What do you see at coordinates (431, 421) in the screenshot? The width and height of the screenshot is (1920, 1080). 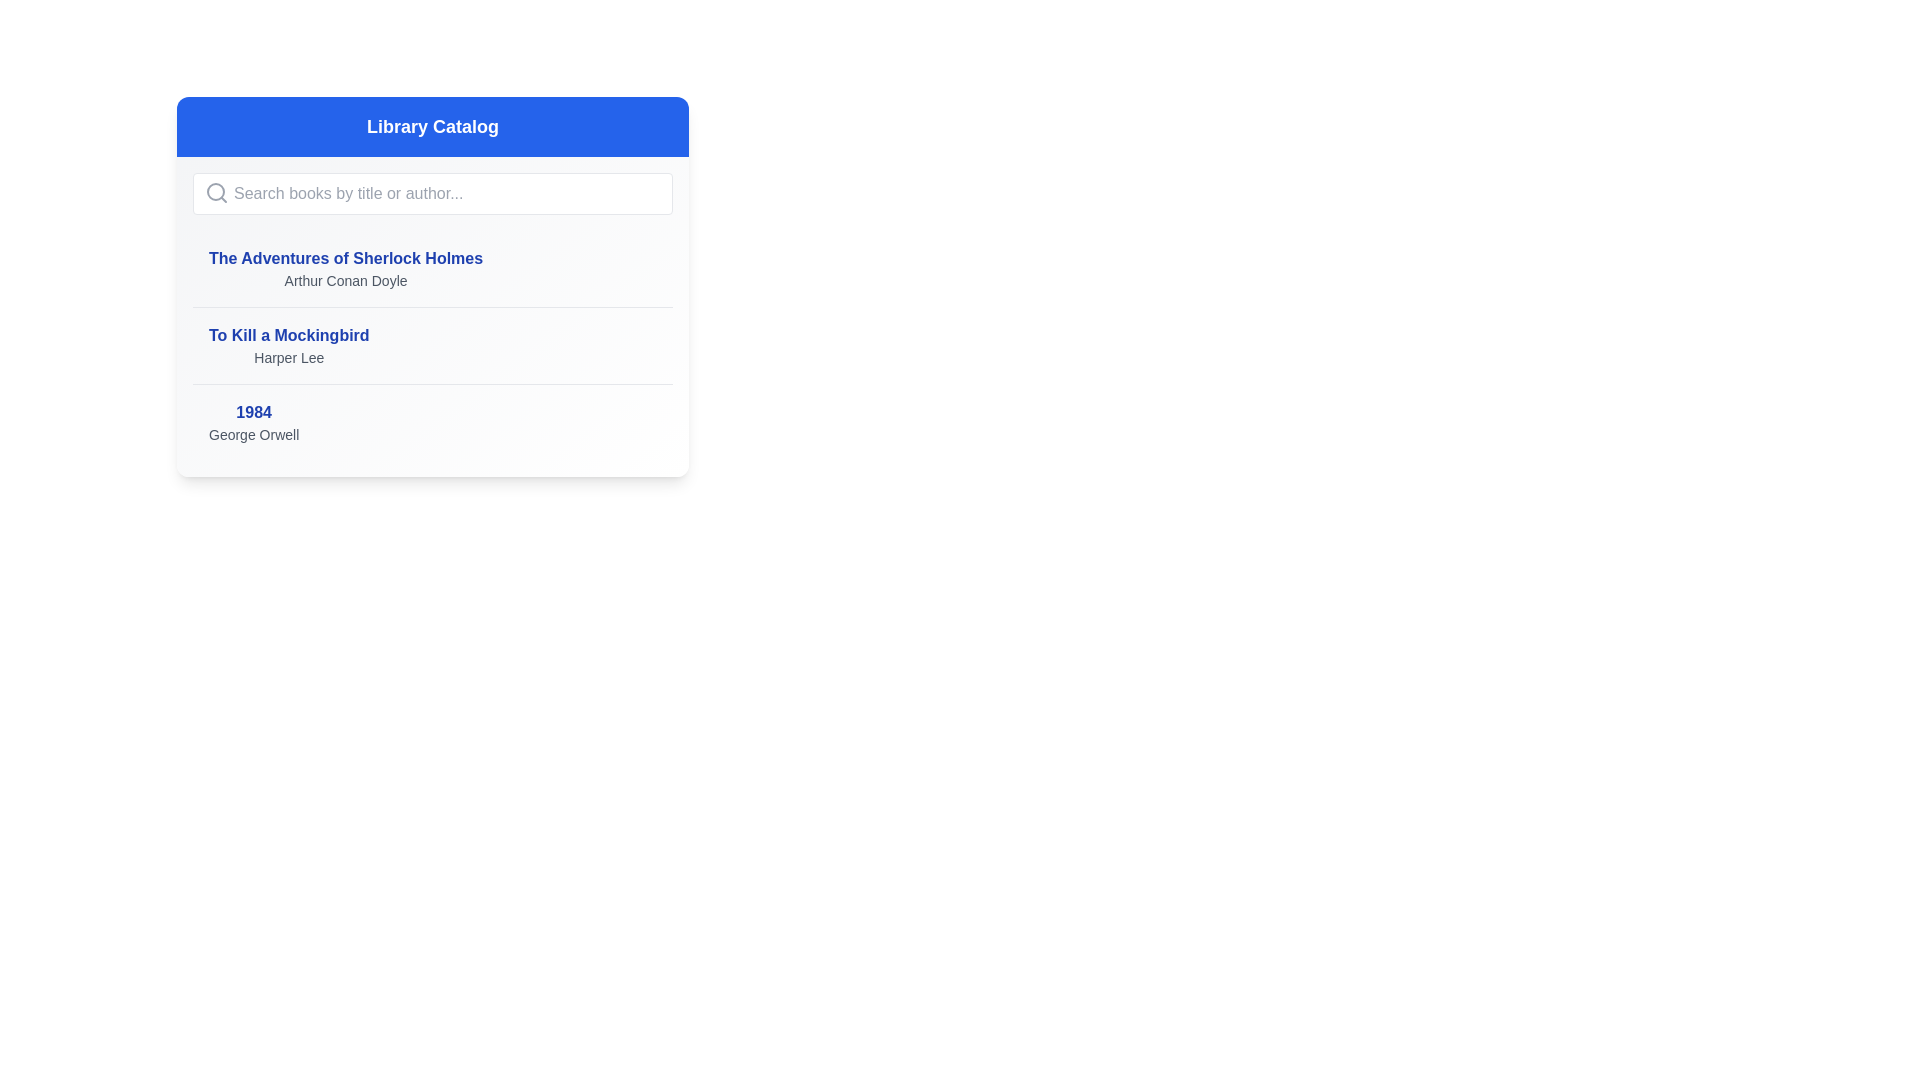 I see `the list item titled '1984' by George Orwell` at bounding box center [431, 421].